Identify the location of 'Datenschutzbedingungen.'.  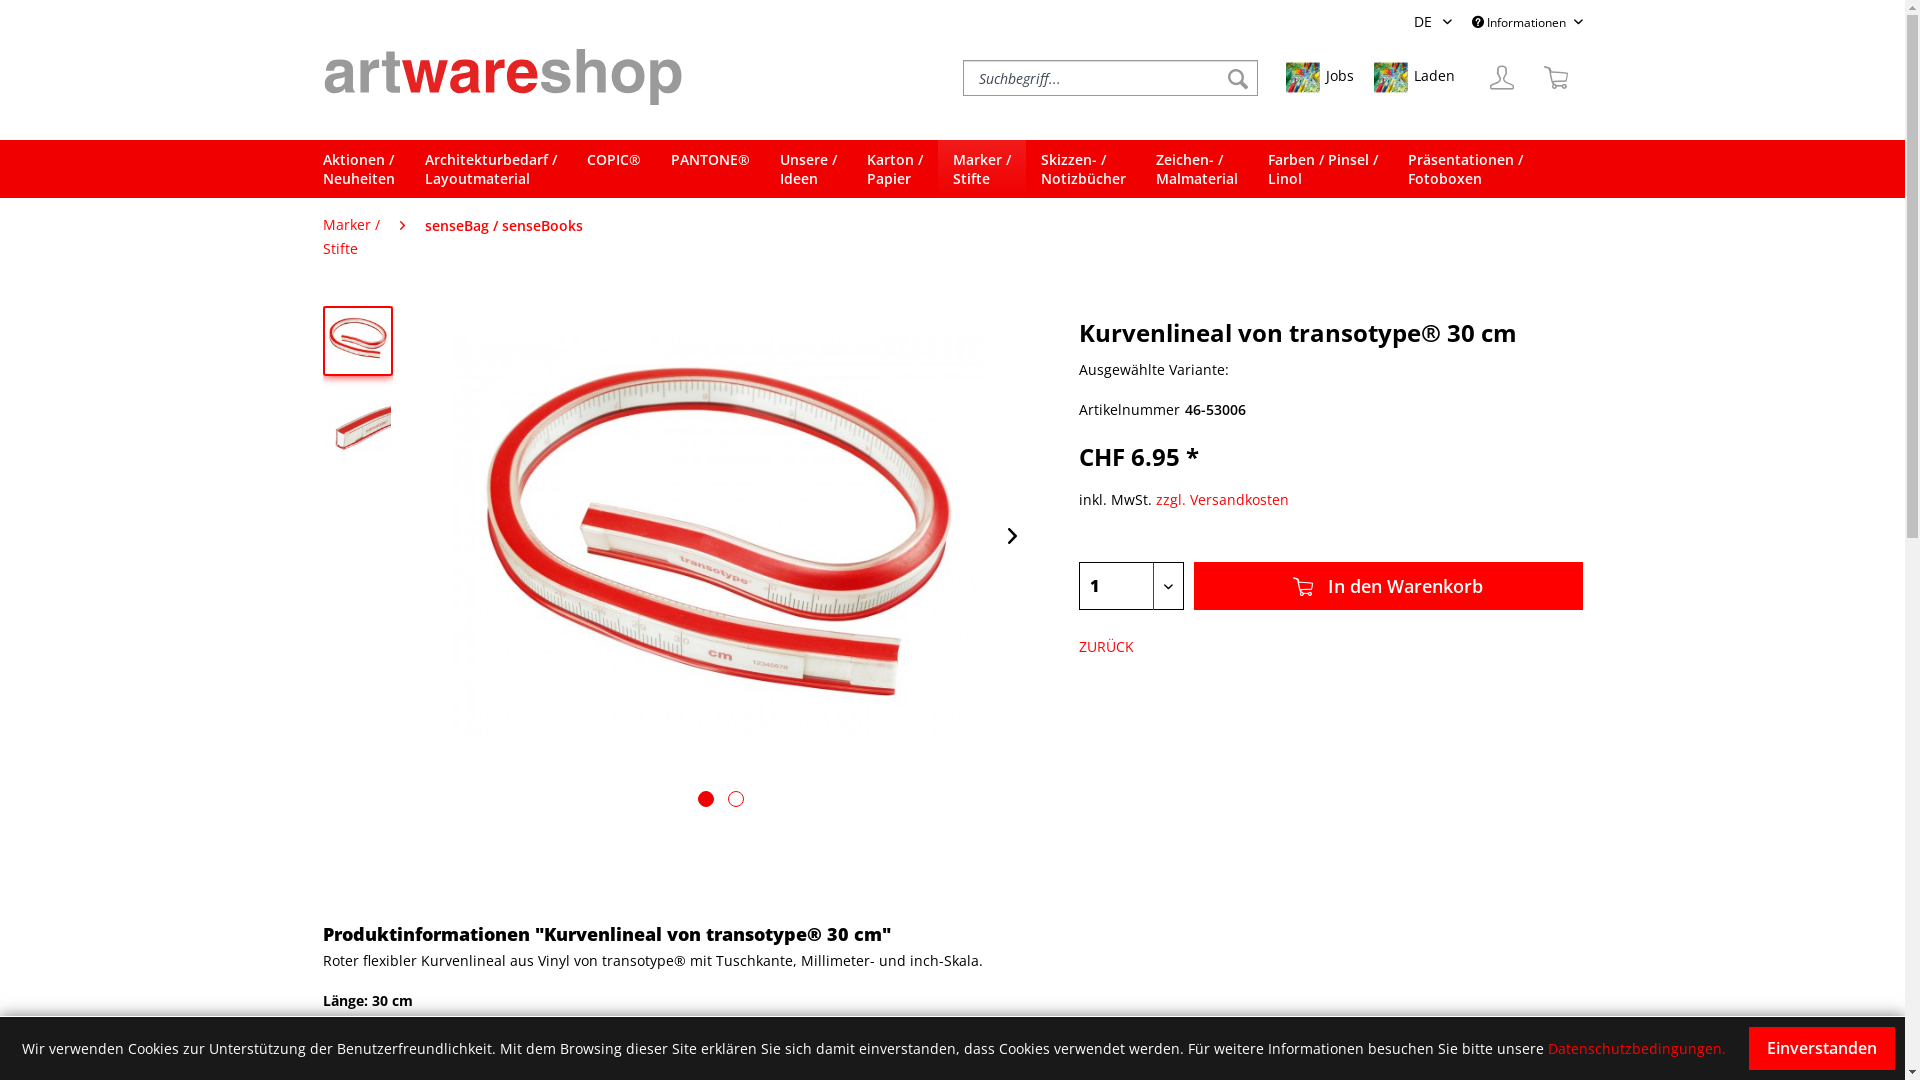
(1636, 1047).